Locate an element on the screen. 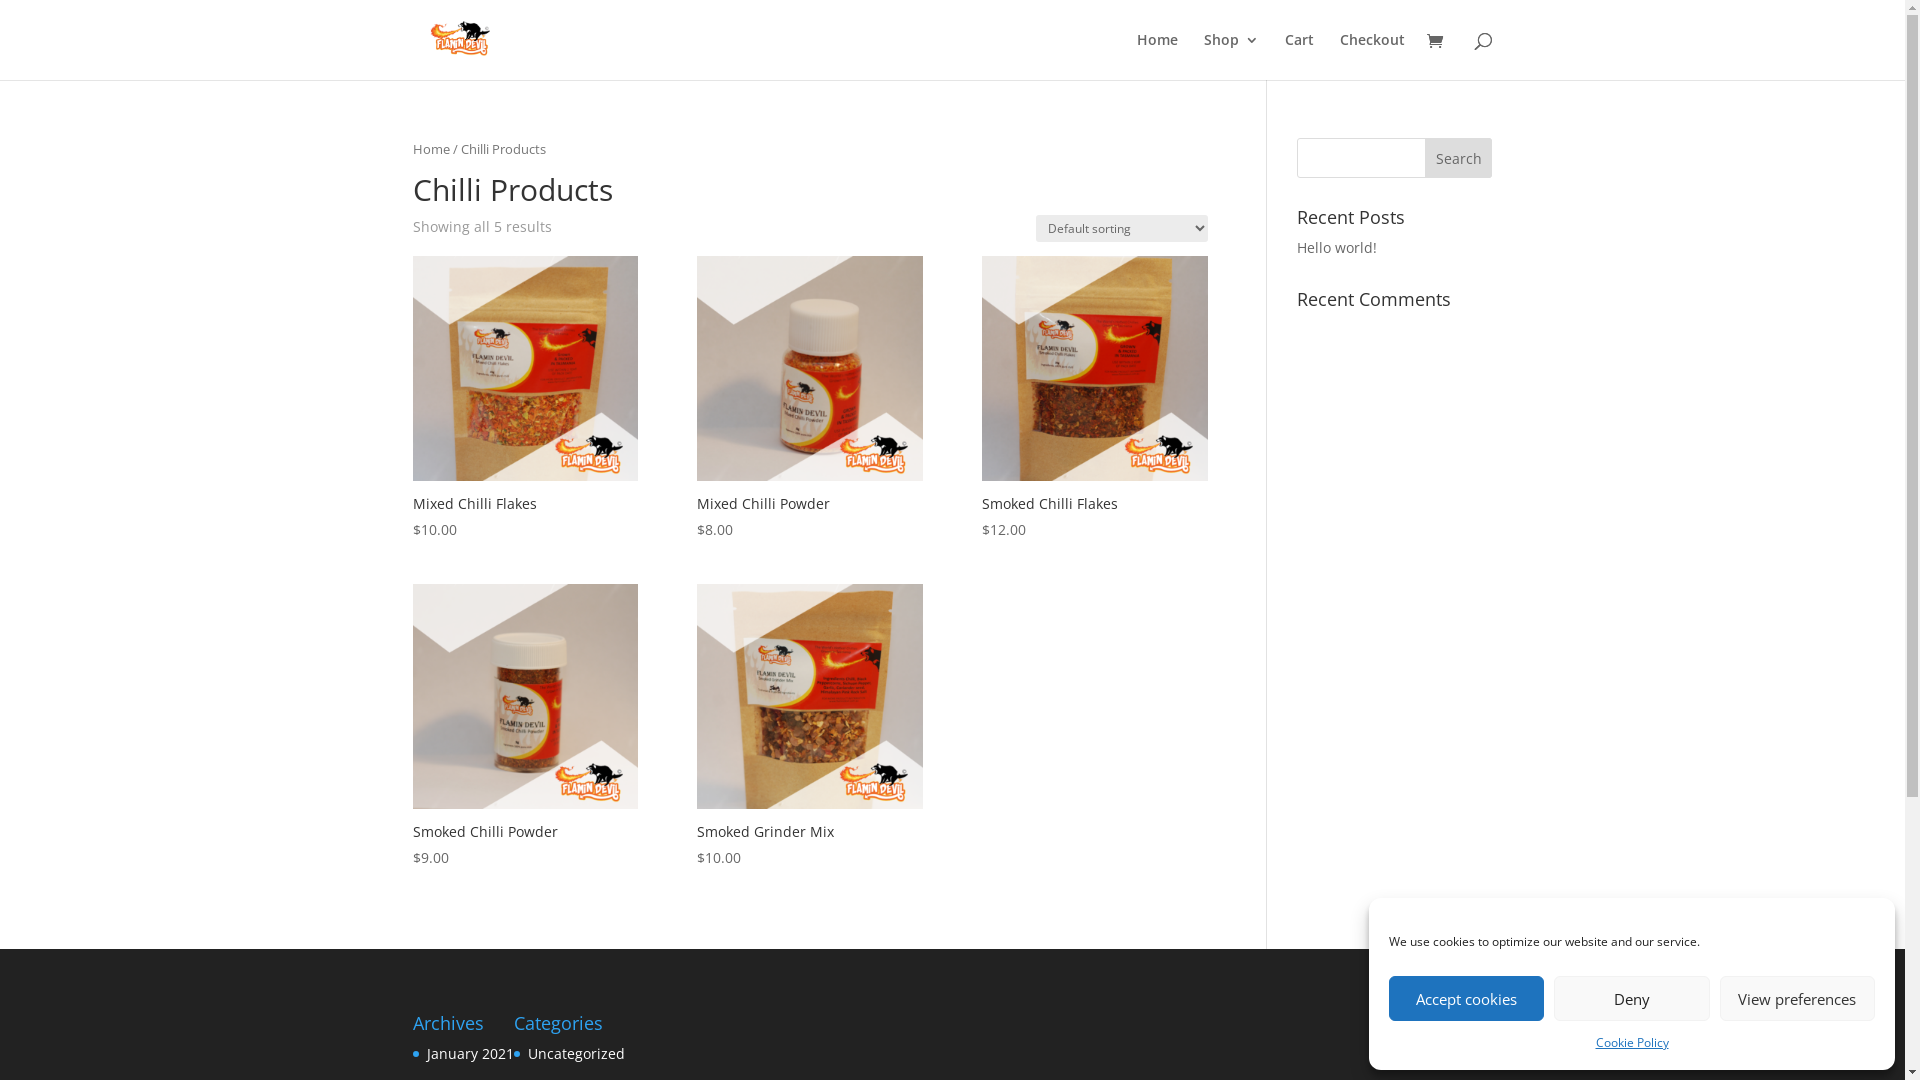  'Cookie Policy' is located at coordinates (1632, 1041).